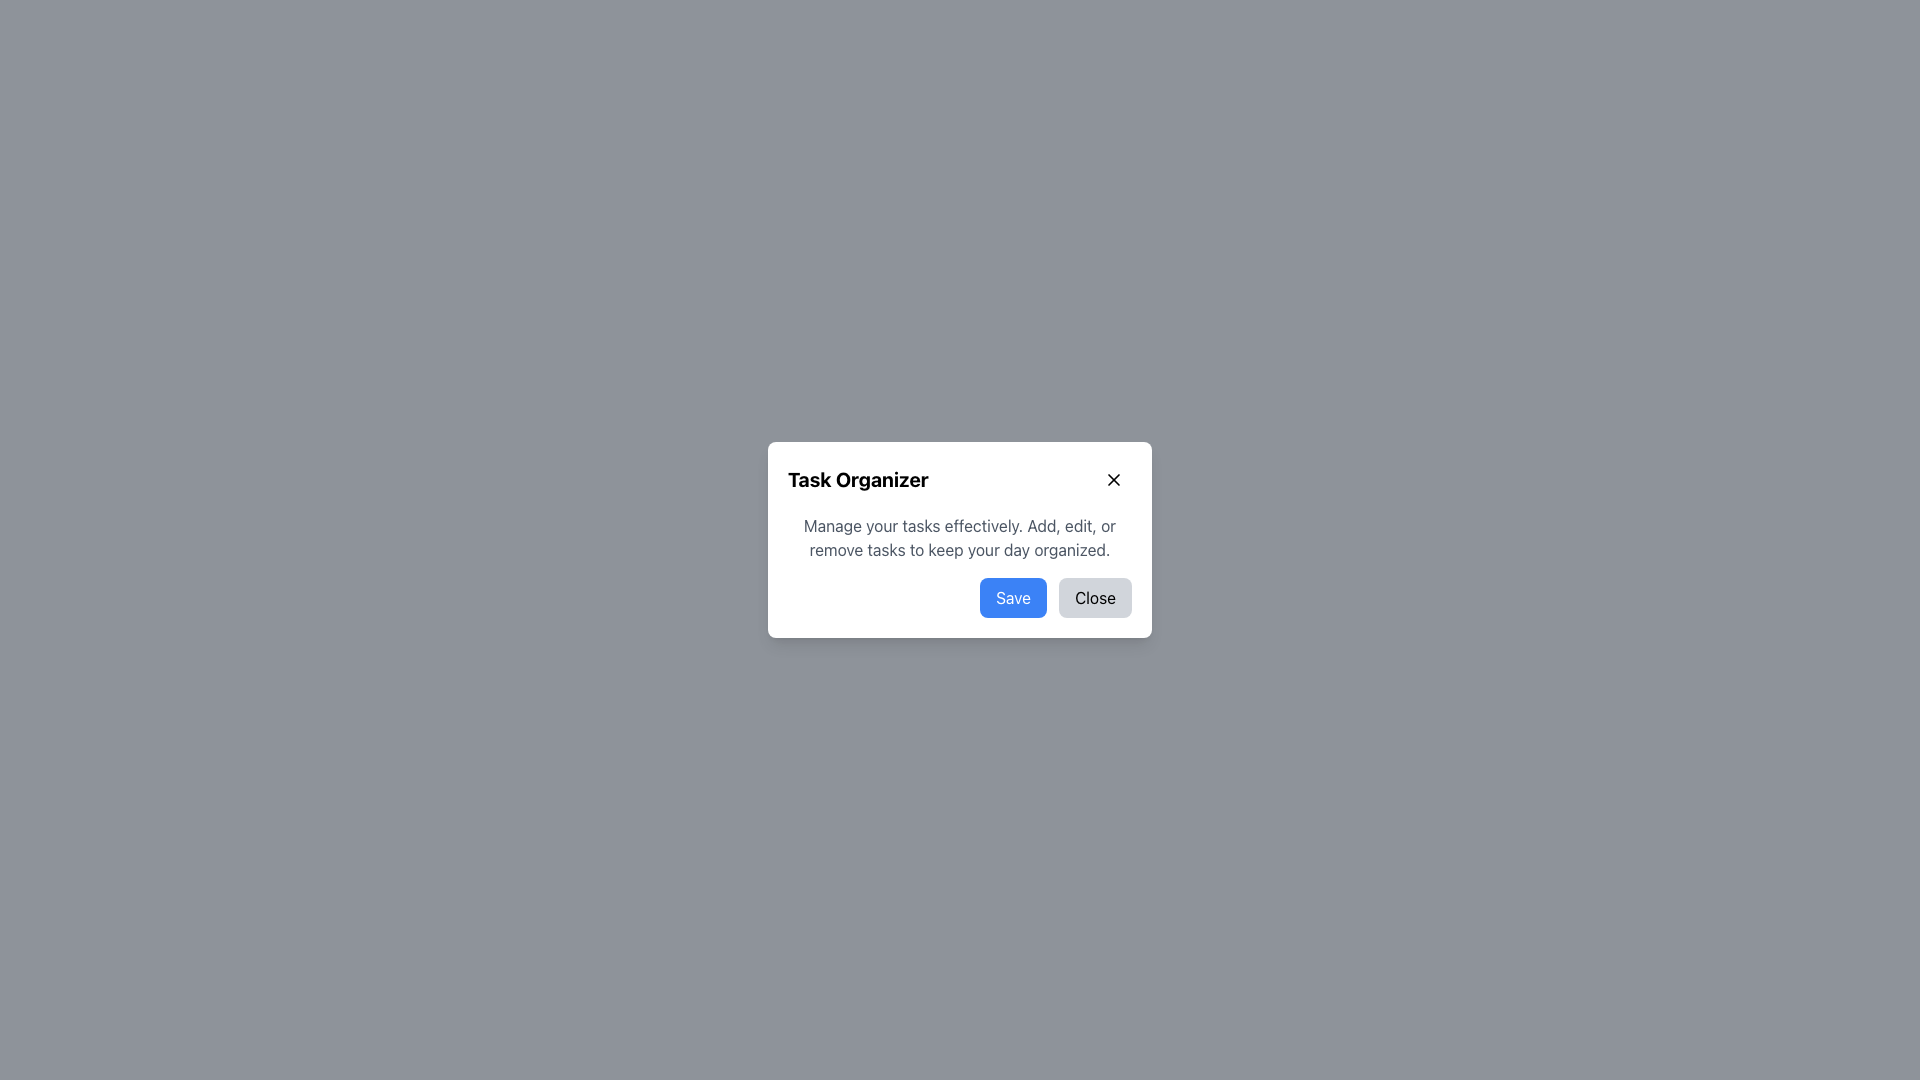  I want to click on the Text Display element located below the 'Task Organizer' header, so click(960, 536).